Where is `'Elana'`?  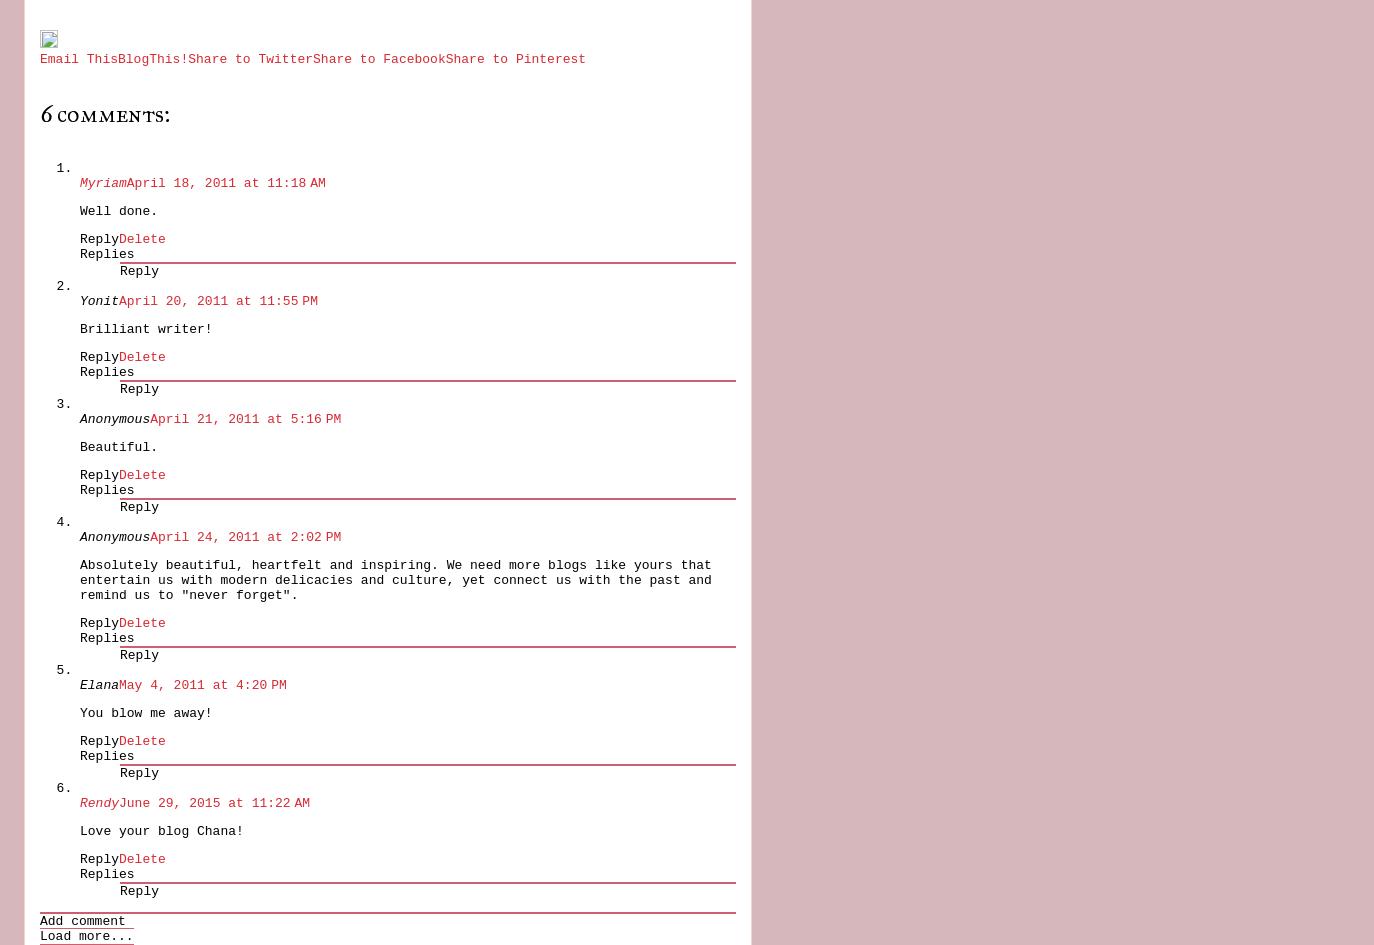
'Elana' is located at coordinates (98, 684).